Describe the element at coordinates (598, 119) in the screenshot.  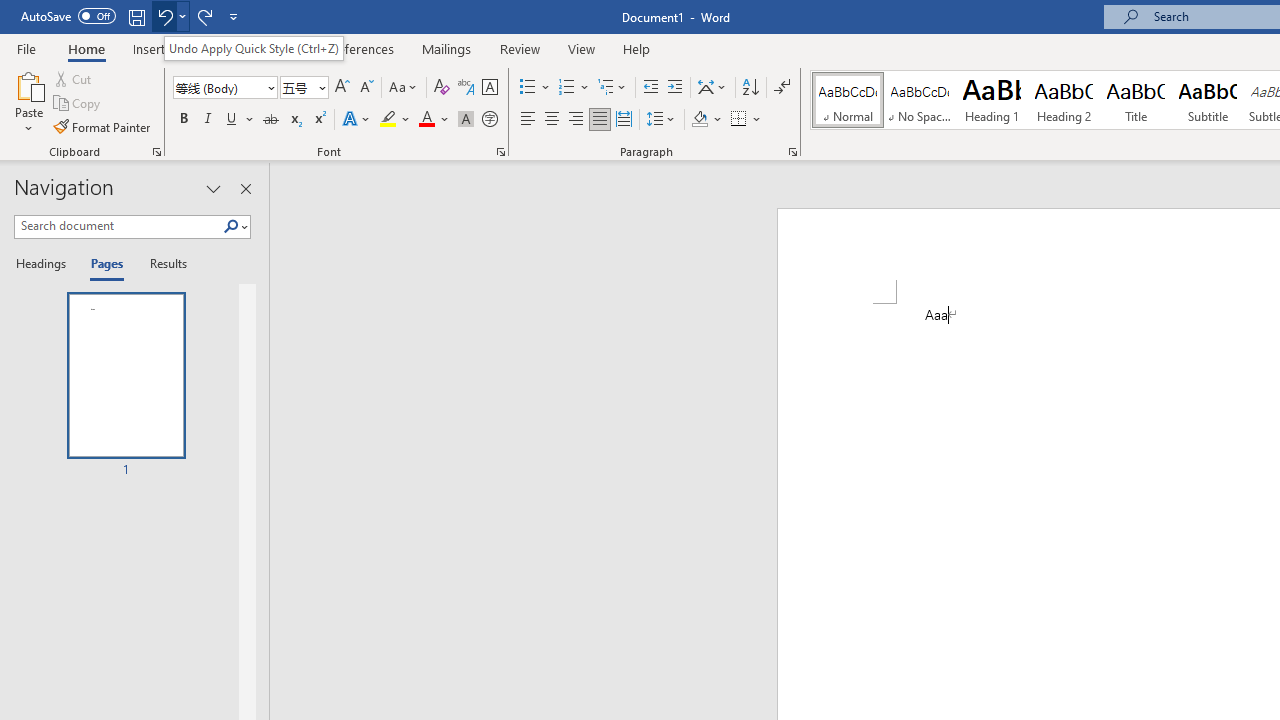
I see `'Justify'` at that location.